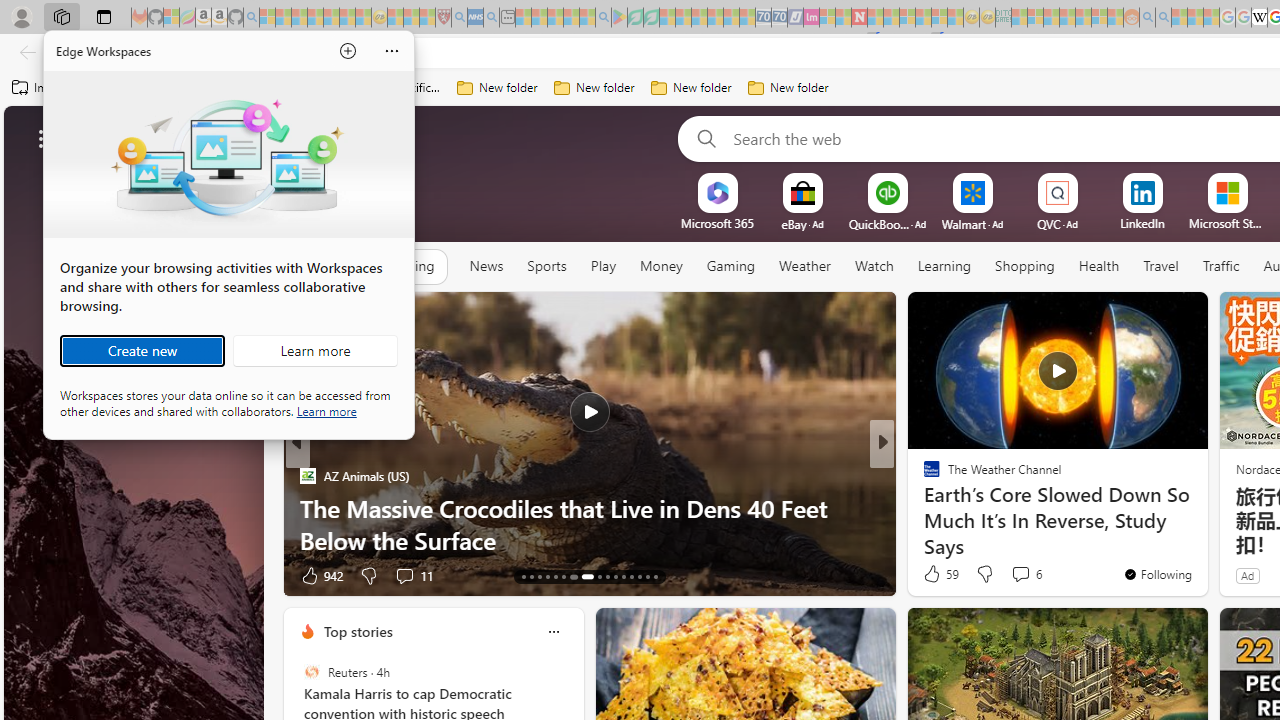 The width and height of the screenshot is (1280, 720). Describe the element at coordinates (1157, 573) in the screenshot. I see `'You'` at that location.